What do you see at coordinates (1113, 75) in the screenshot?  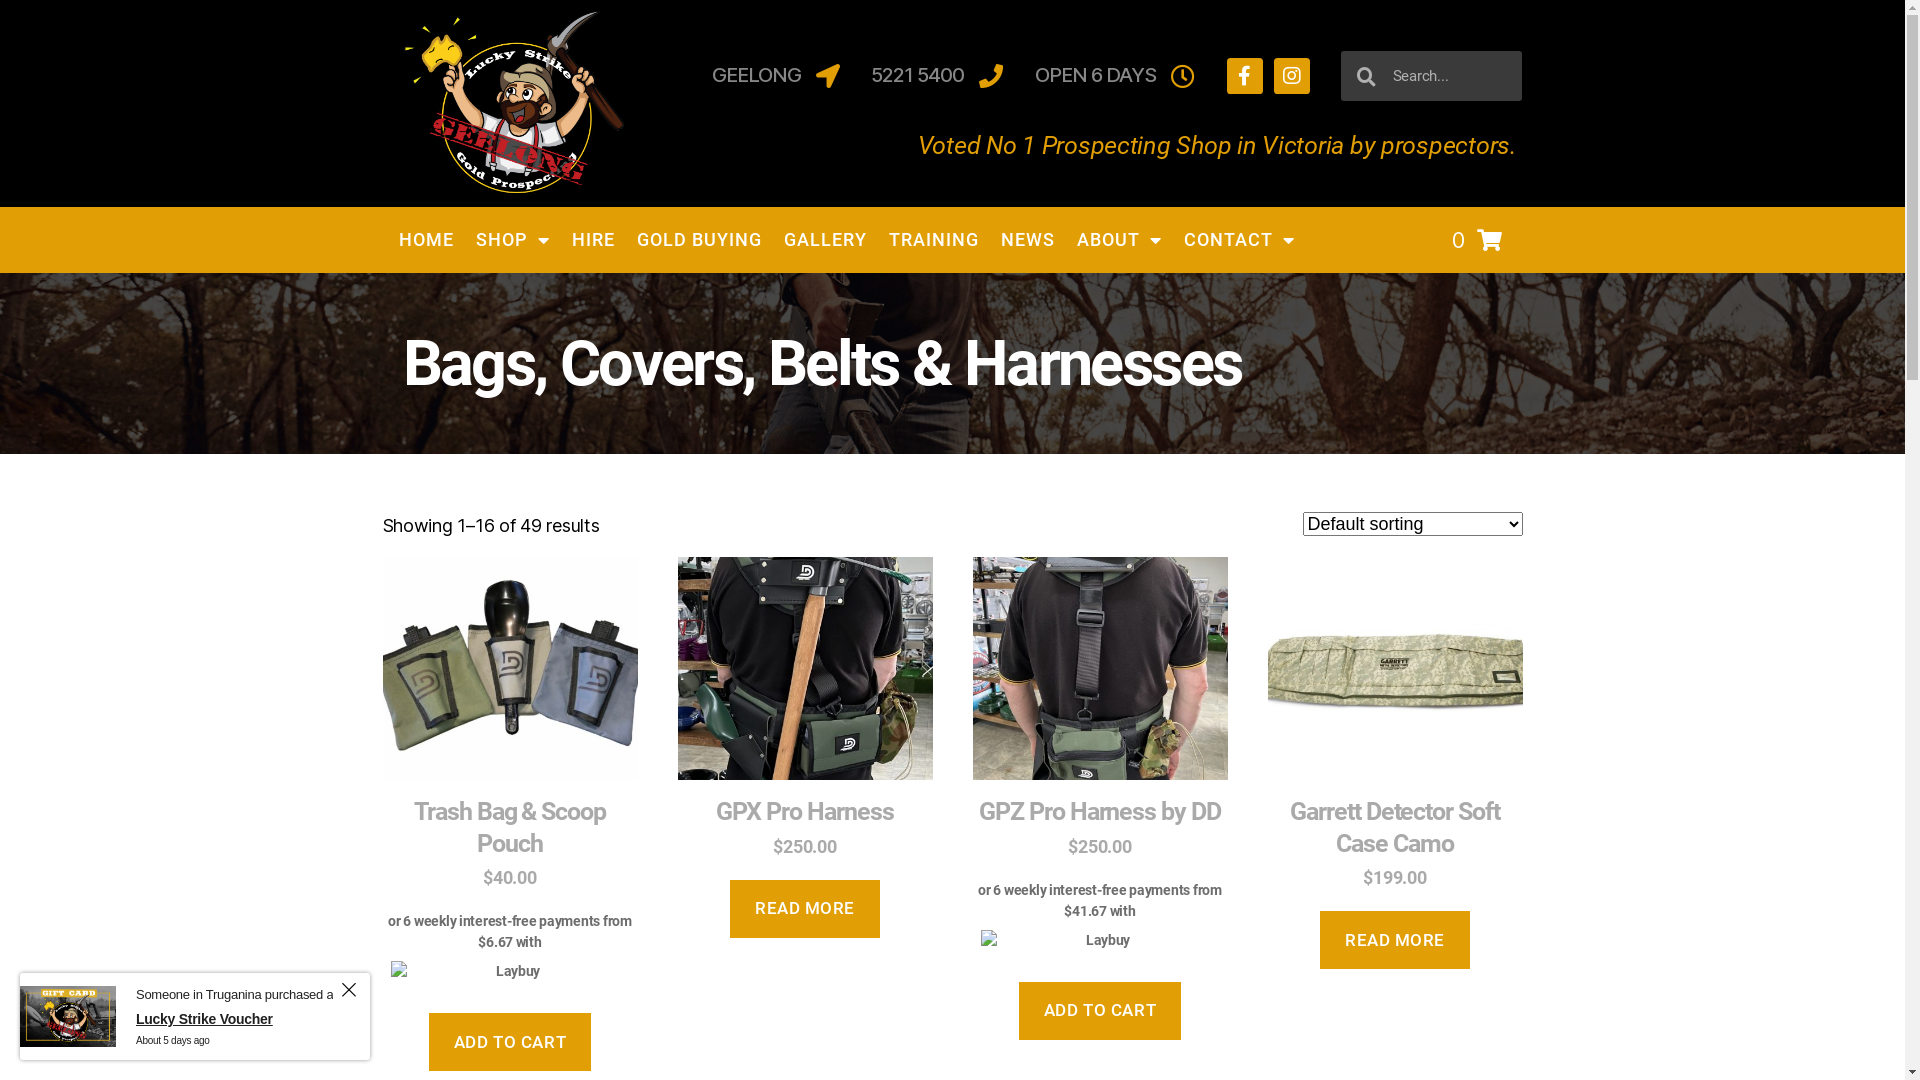 I see `'OPEN 6 DAYS'` at bounding box center [1113, 75].